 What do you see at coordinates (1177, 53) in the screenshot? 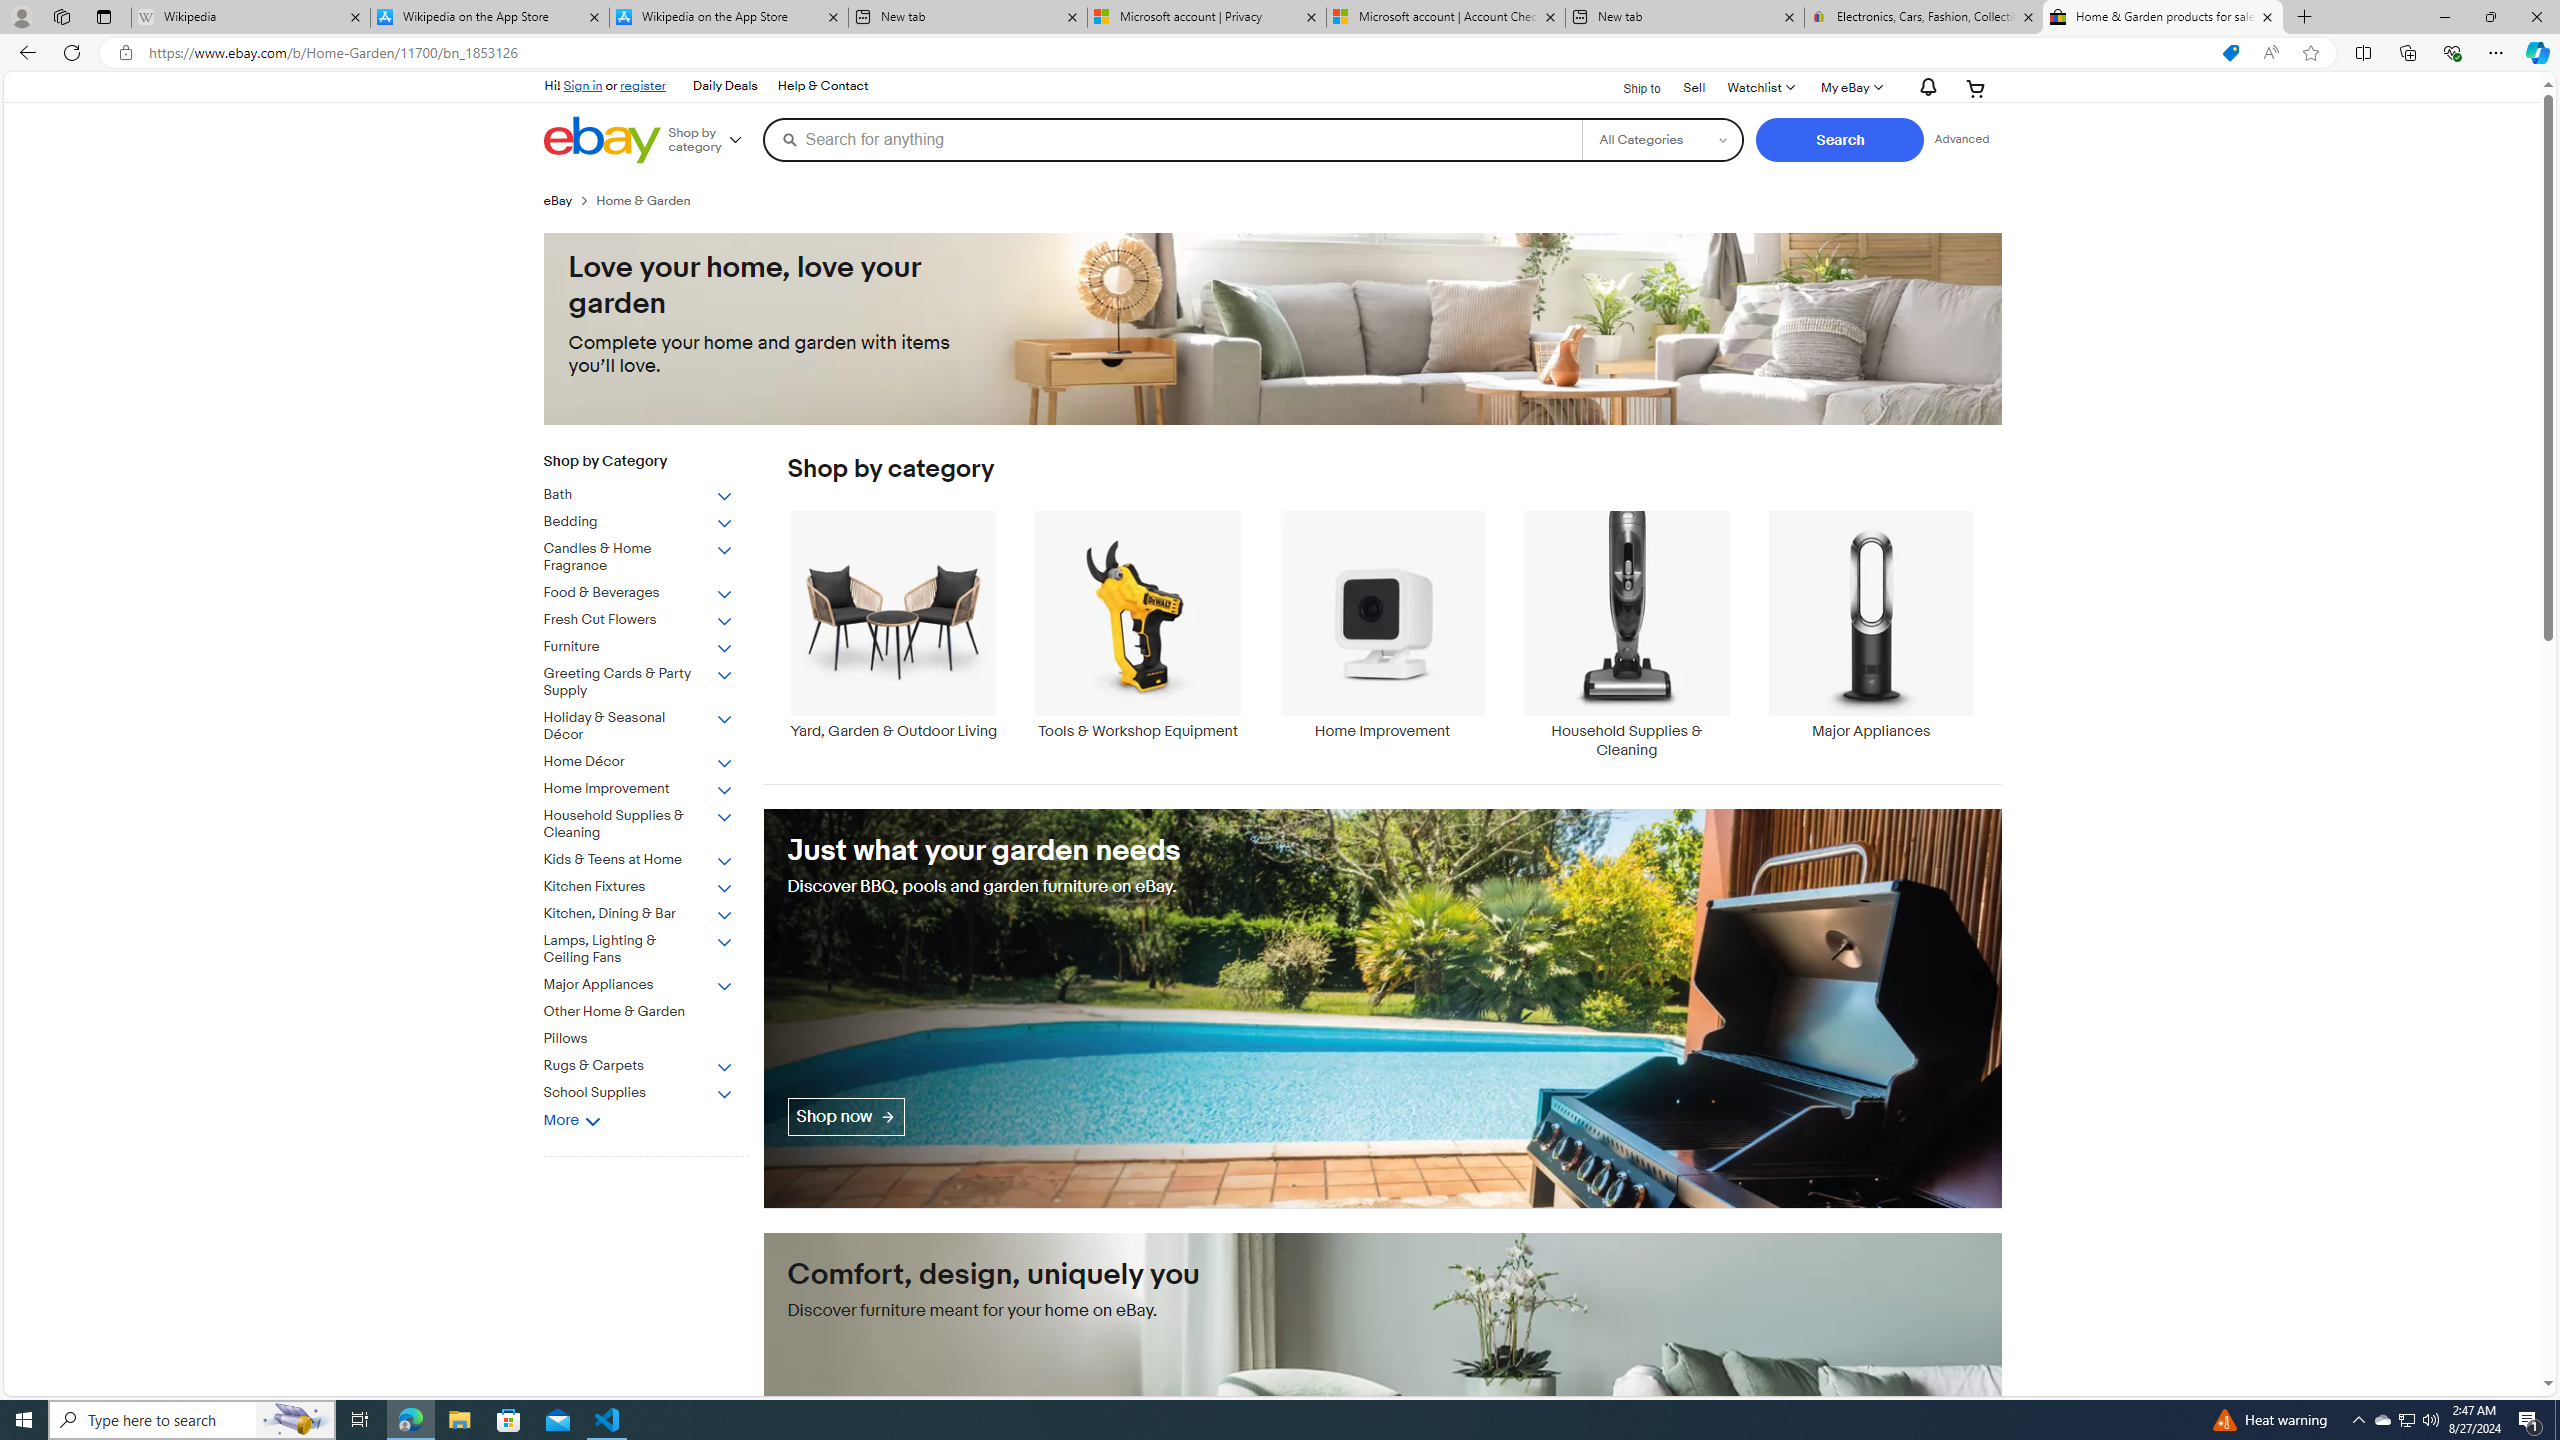
I see `'Address and search bar'` at bounding box center [1177, 53].